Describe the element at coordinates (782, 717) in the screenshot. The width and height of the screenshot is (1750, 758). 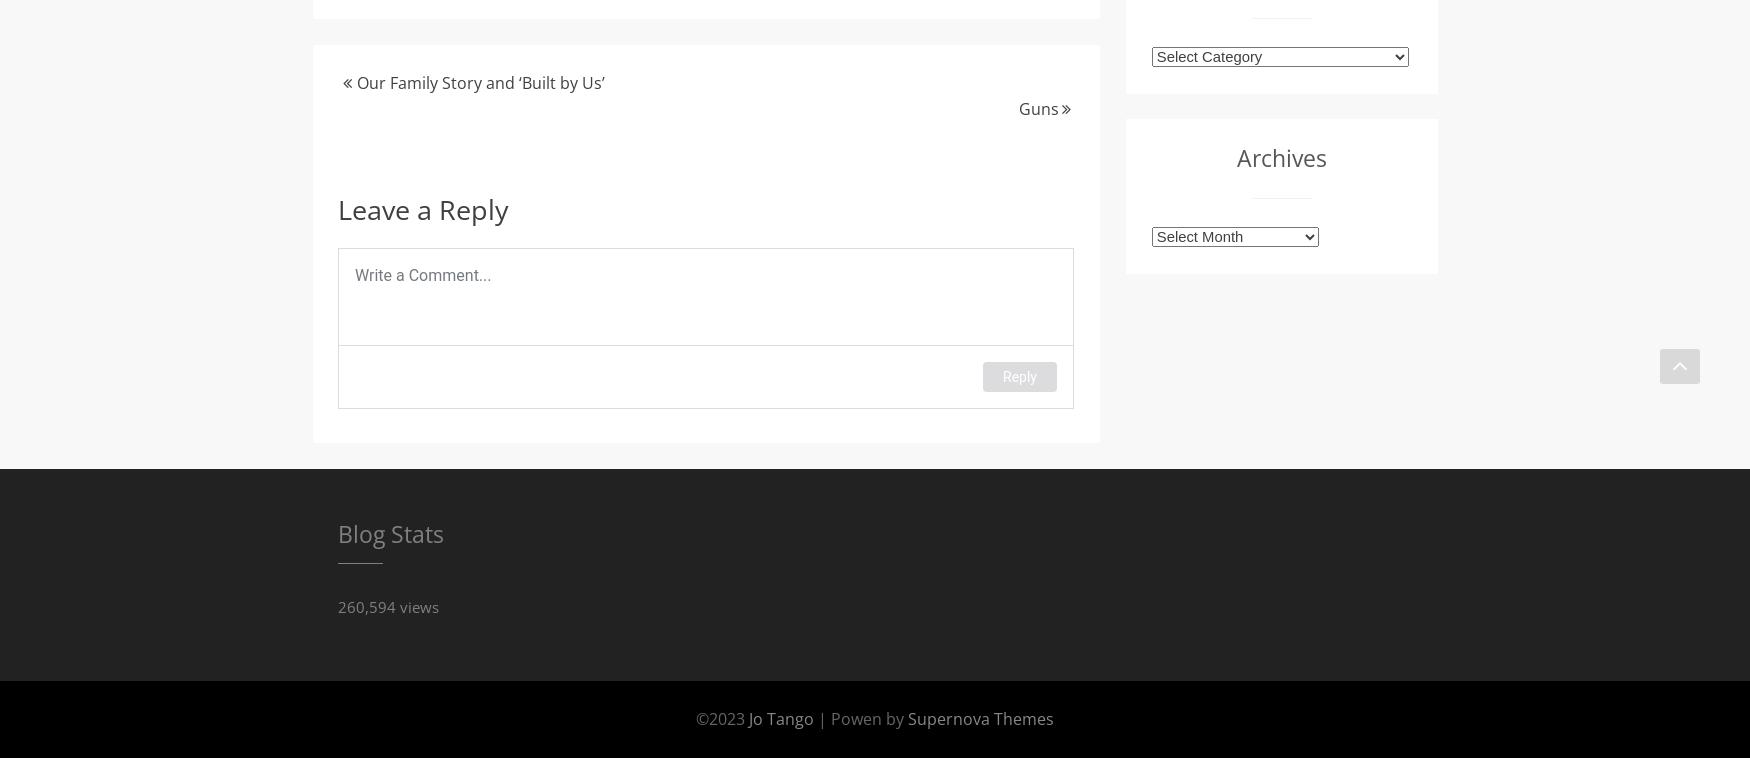
I see `'Jo Tango'` at that location.